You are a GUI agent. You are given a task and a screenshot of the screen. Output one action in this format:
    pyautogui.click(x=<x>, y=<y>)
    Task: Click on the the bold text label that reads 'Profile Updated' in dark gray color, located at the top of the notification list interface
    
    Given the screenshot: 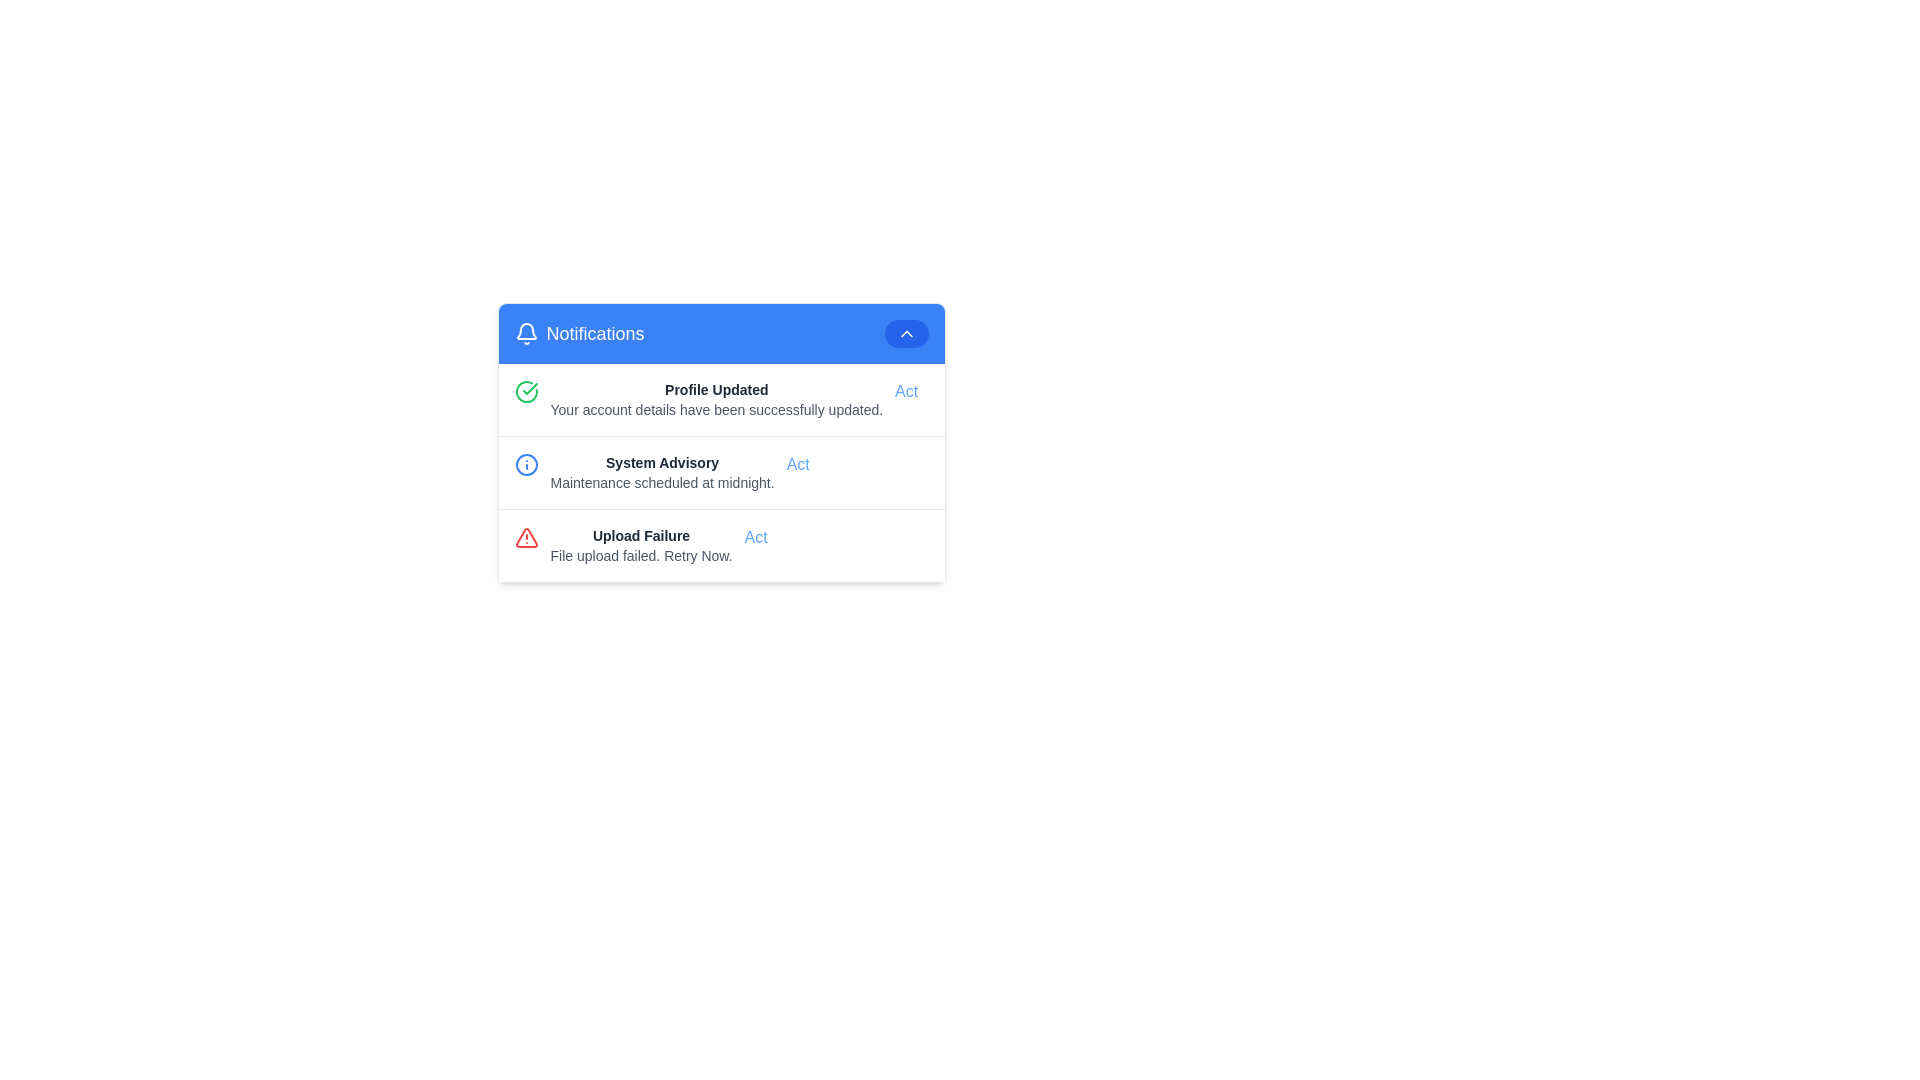 What is the action you would take?
    pyautogui.click(x=716, y=389)
    